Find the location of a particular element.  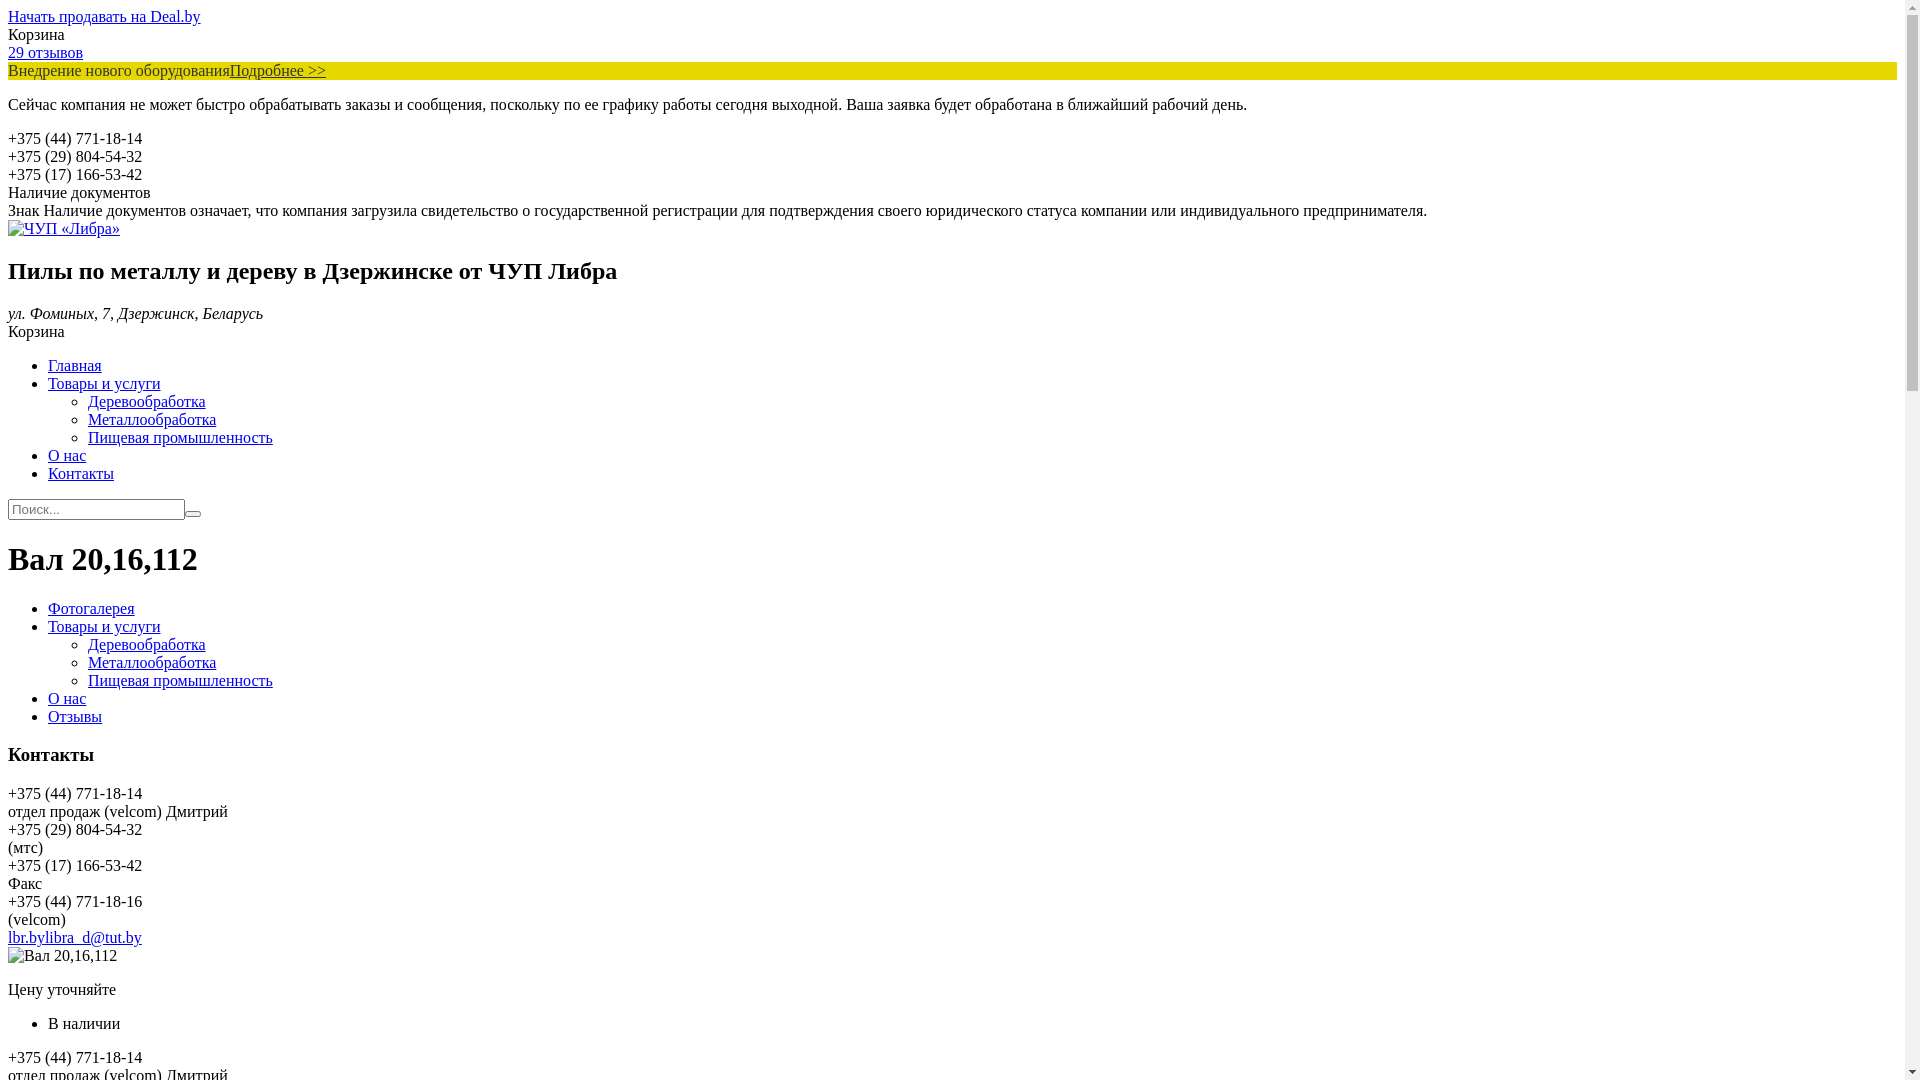

'lbr.by' is located at coordinates (26, 937).